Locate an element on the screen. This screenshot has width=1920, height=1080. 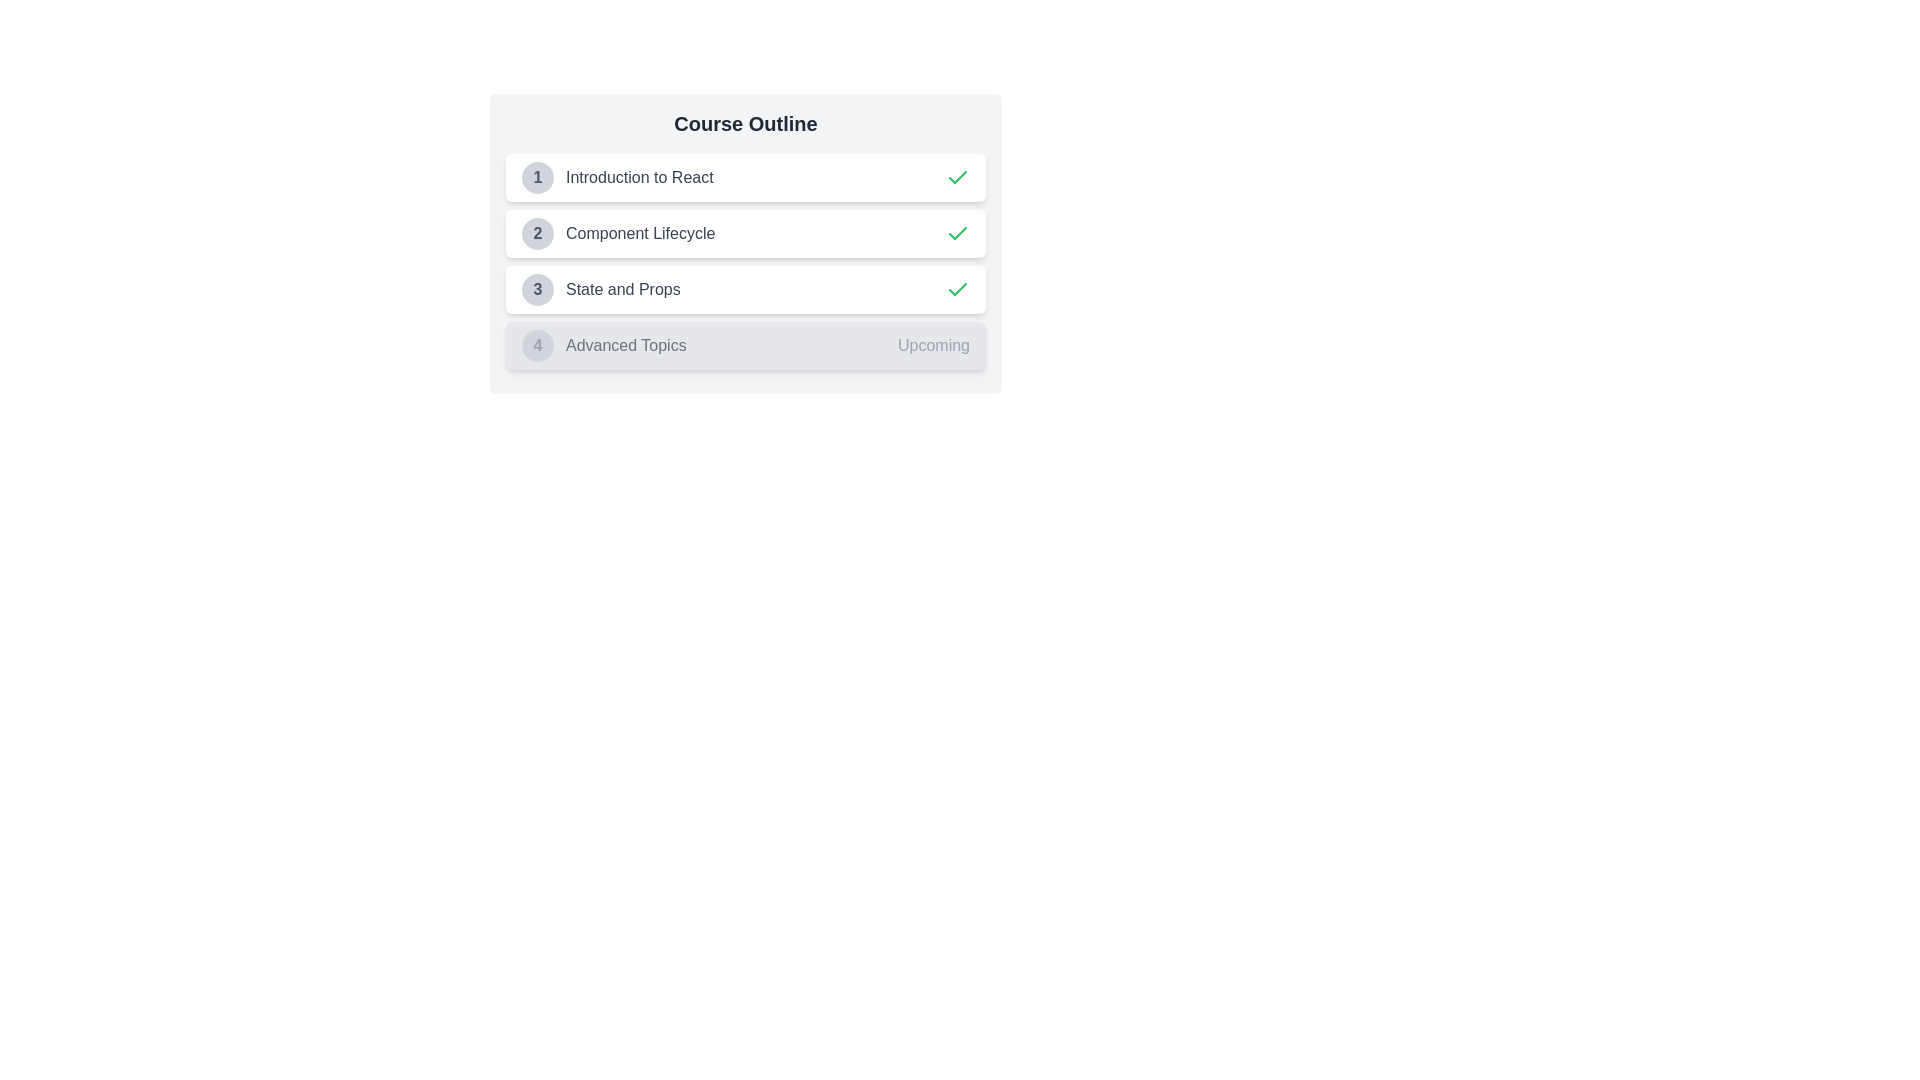
the SVG checkmark icon that indicates the completed status for the 'Component Lifecycle' item in the list is located at coordinates (957, 233).